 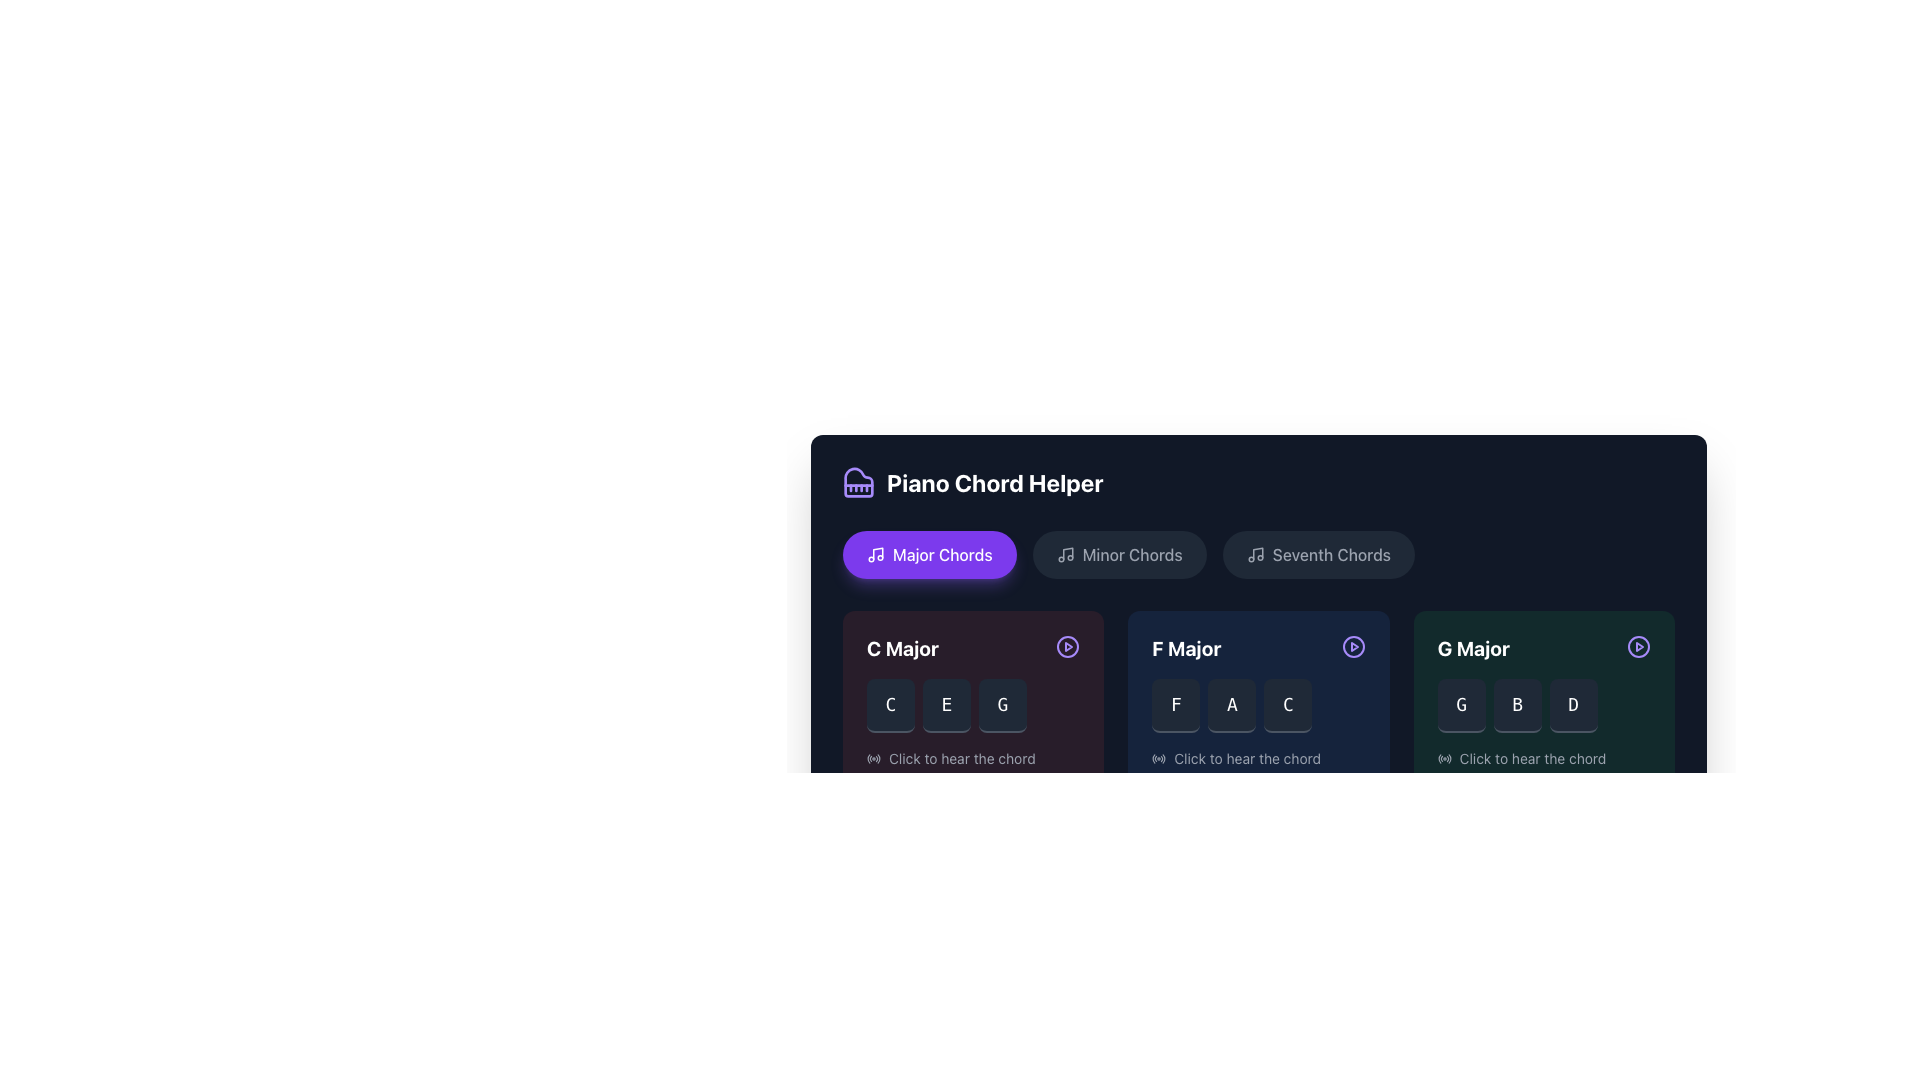 I want to click on the first button in the 'C Major' row, so click(x=890, y=704).